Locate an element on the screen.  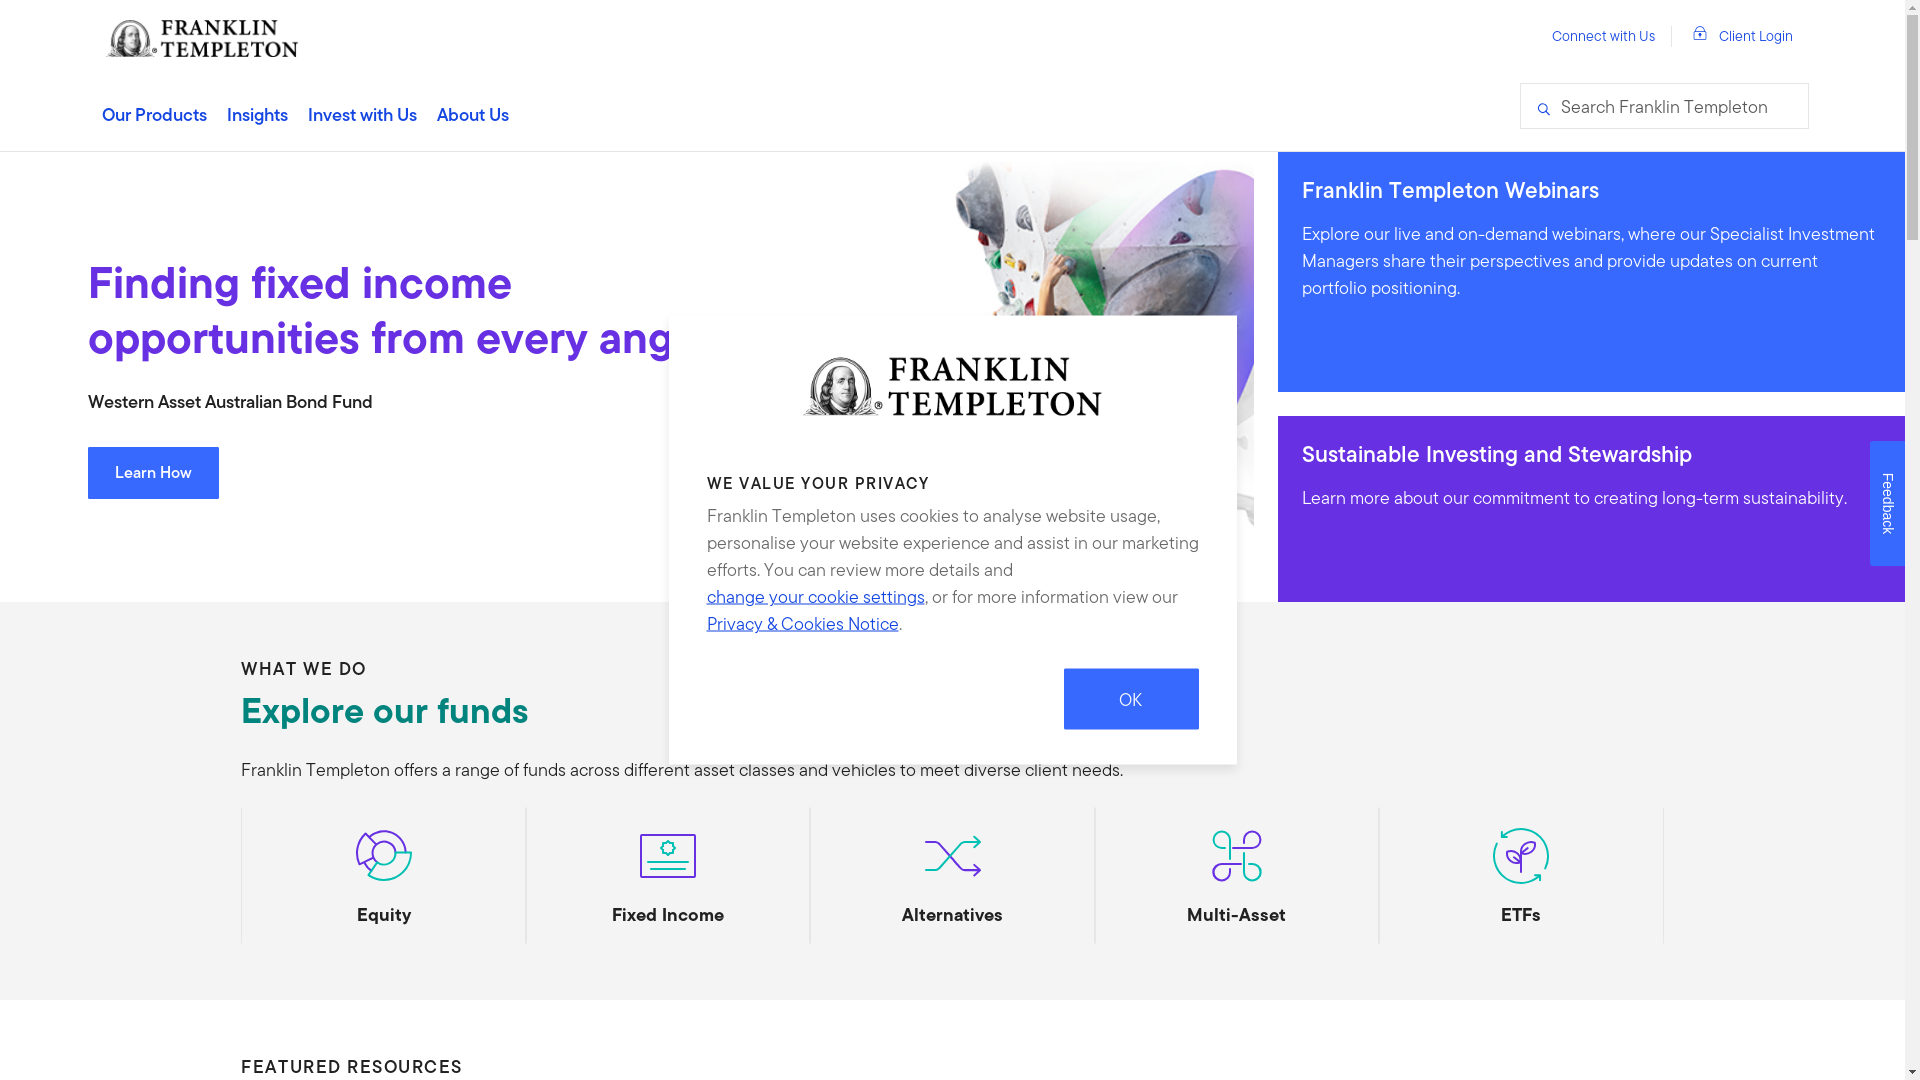
'Invest with Us' is located at coordinates (362, 114).